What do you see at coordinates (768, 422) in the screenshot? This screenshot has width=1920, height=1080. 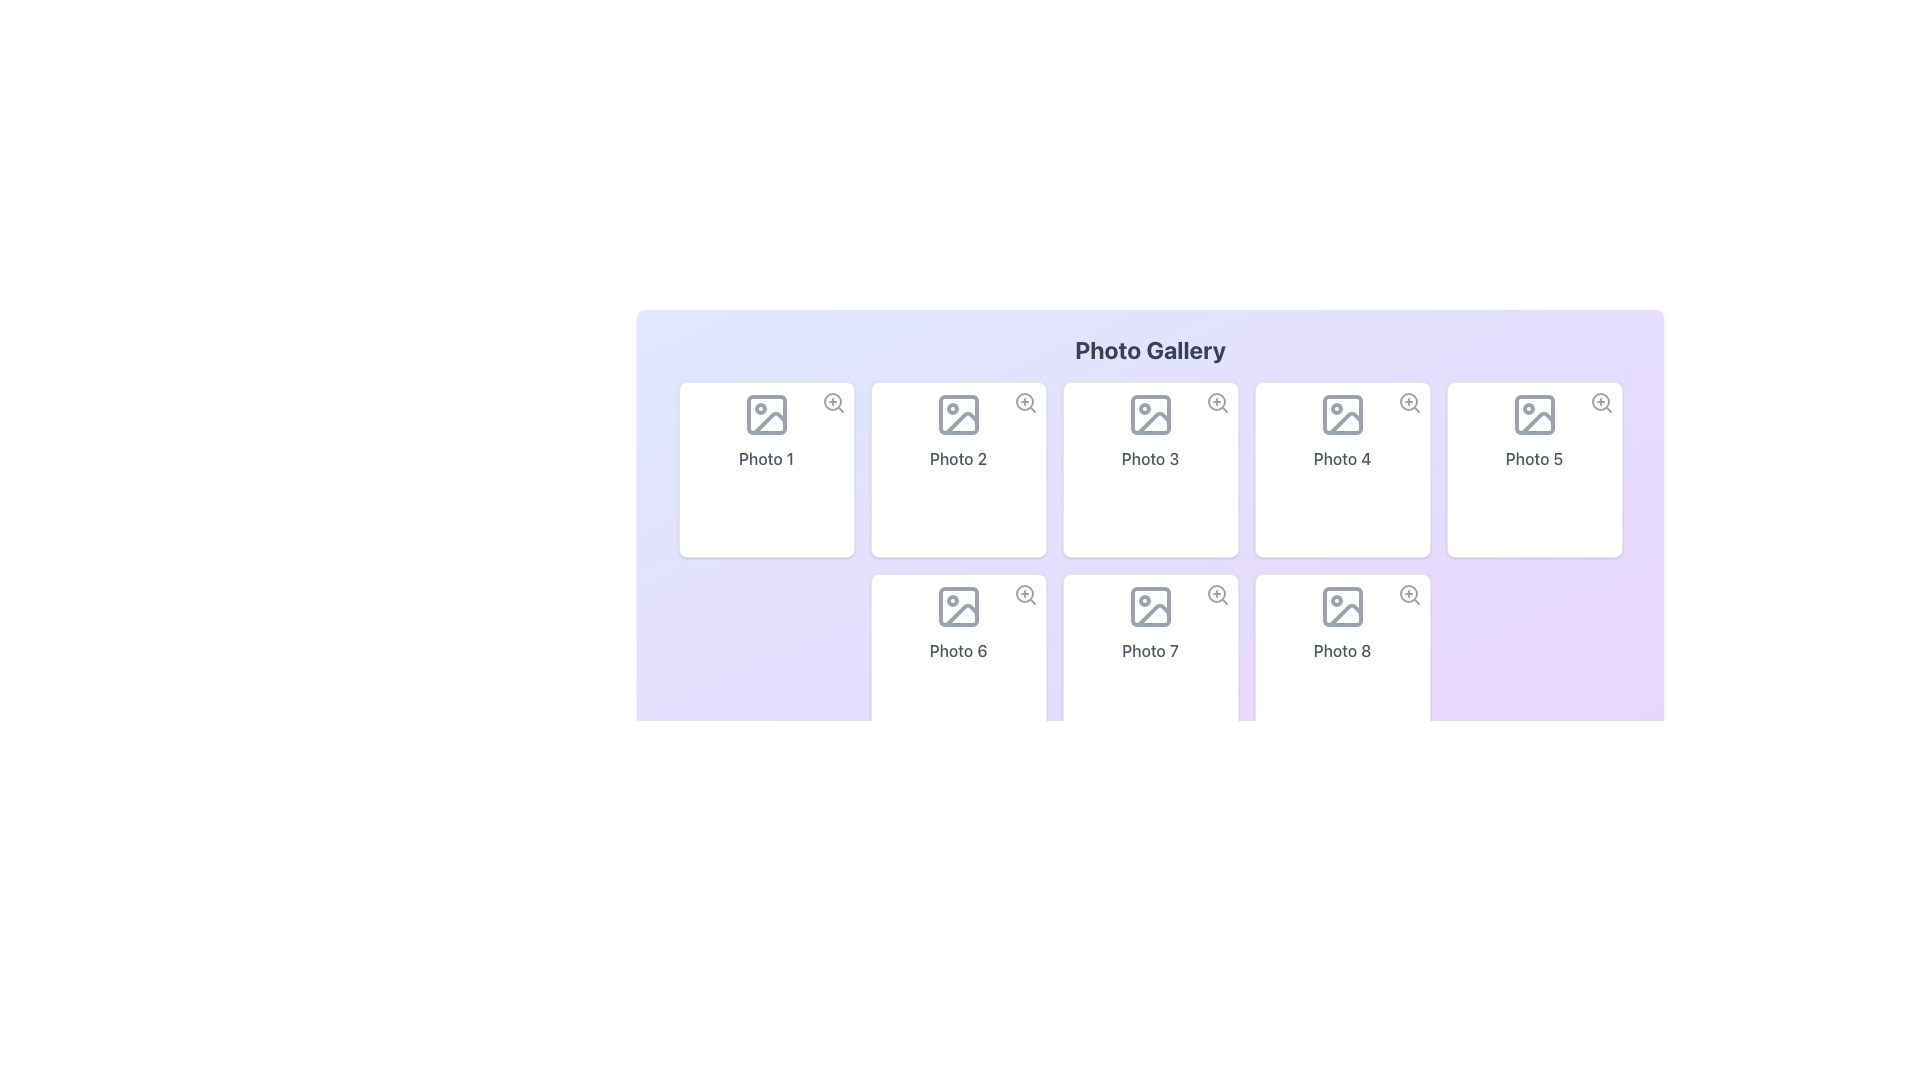 I see `graphical decorative element resembling an abstract mountain and sun icon located in the first grid item of the gallery interface for debugging purposes` at bounding box center [768, 422].